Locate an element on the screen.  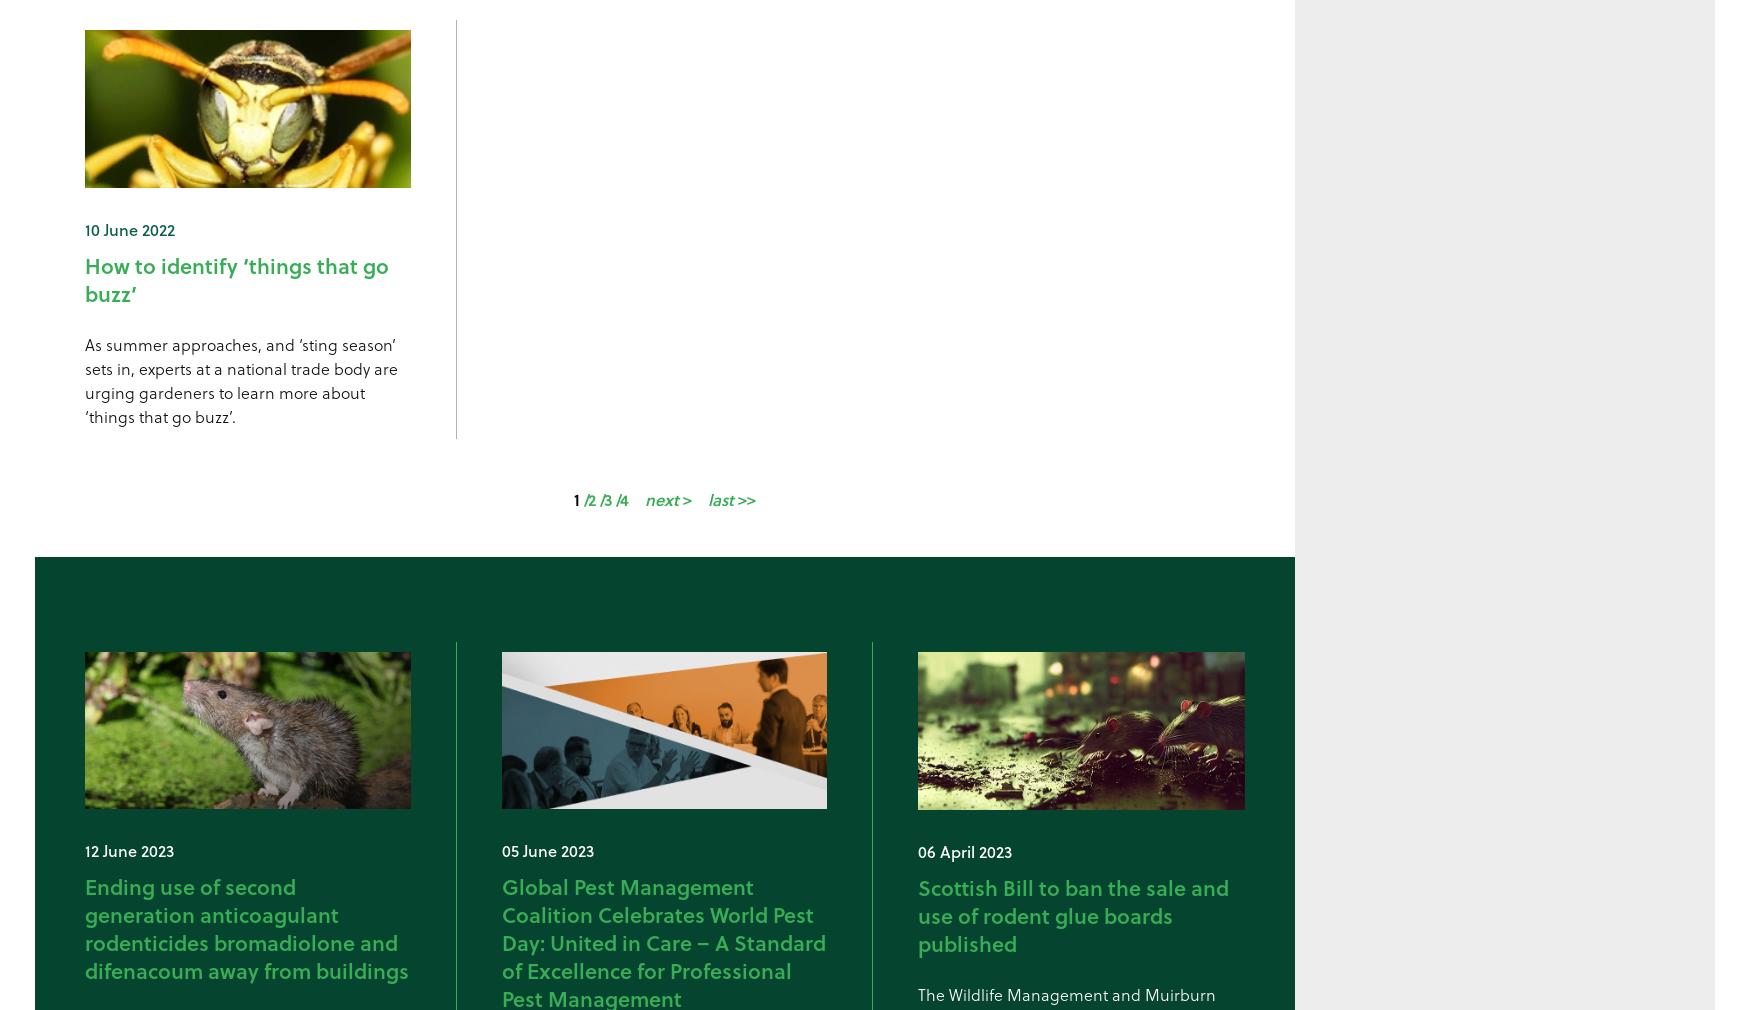
'>' is located at coordinates (686, 498).